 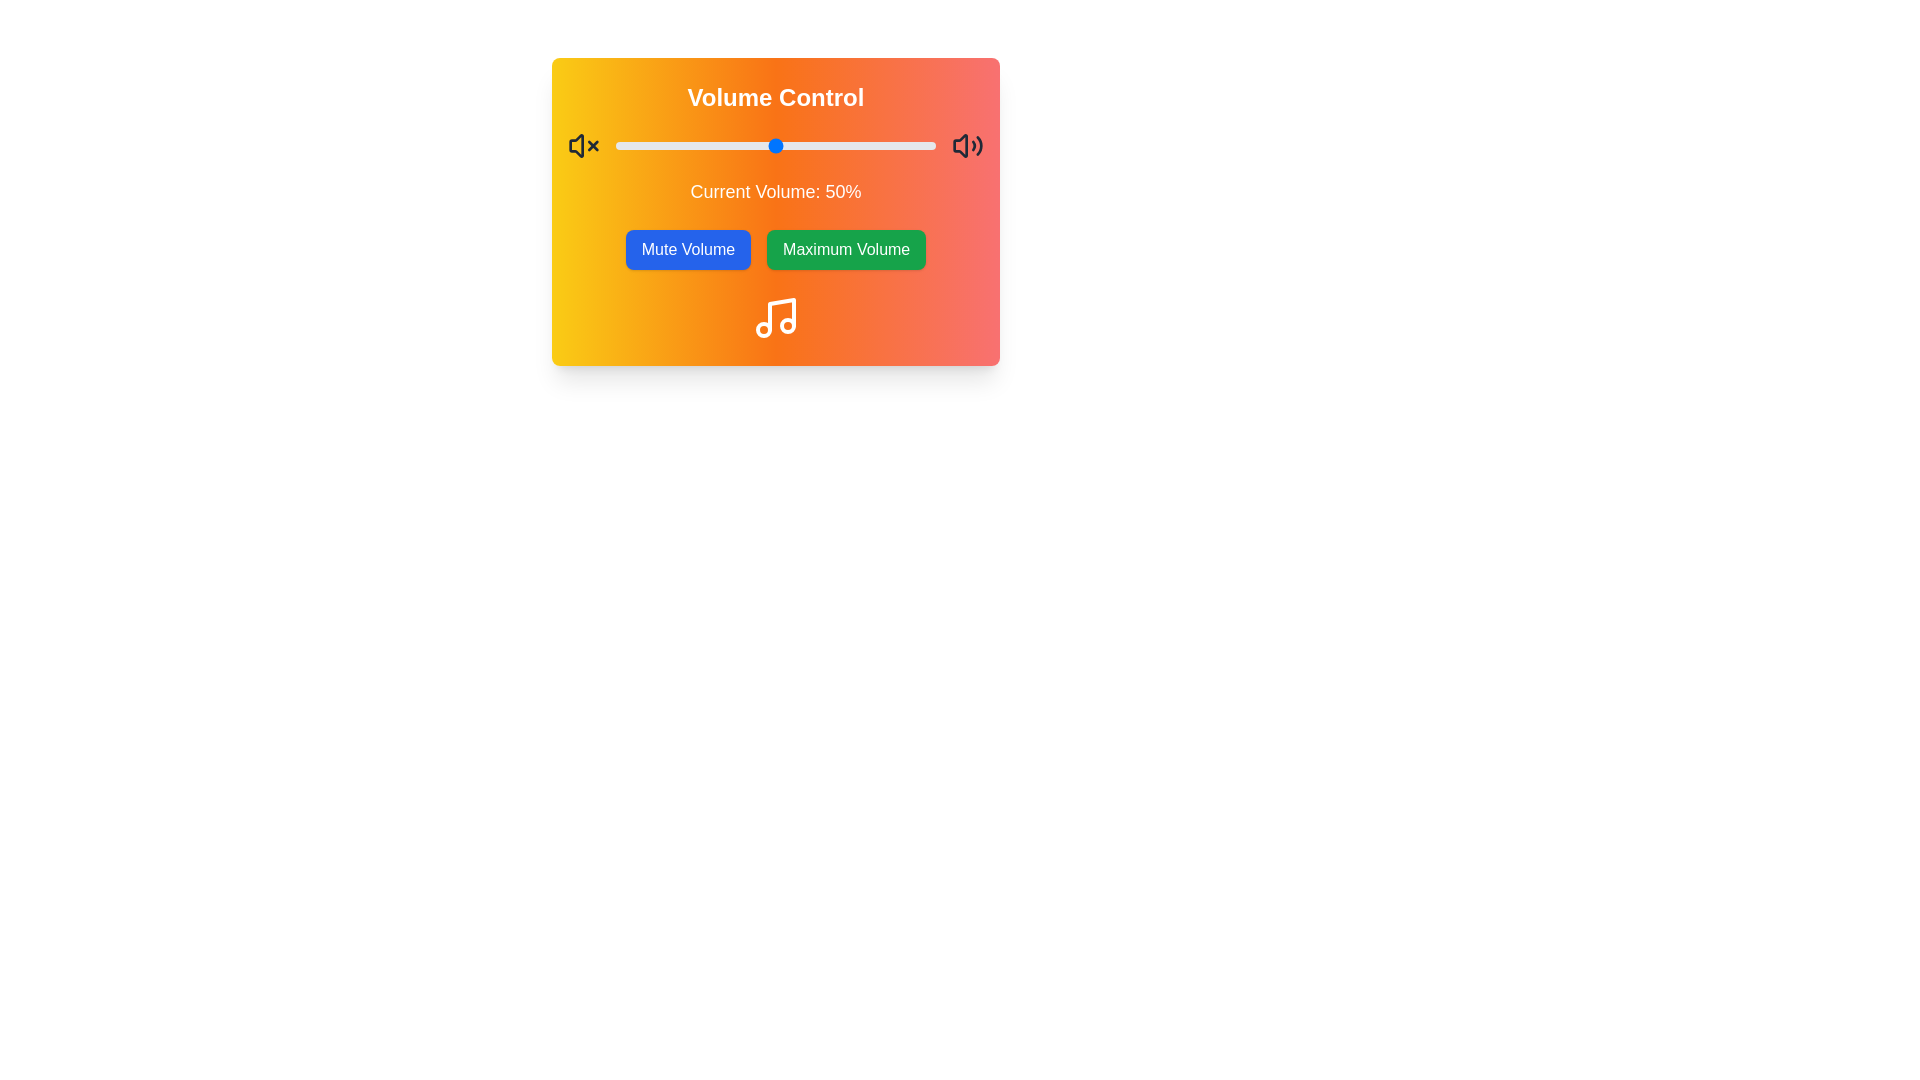 What do you see at coordinates (687, 249) in the screenshot?
I see `mute button to mute the volume` at bounding box center [687, 249].